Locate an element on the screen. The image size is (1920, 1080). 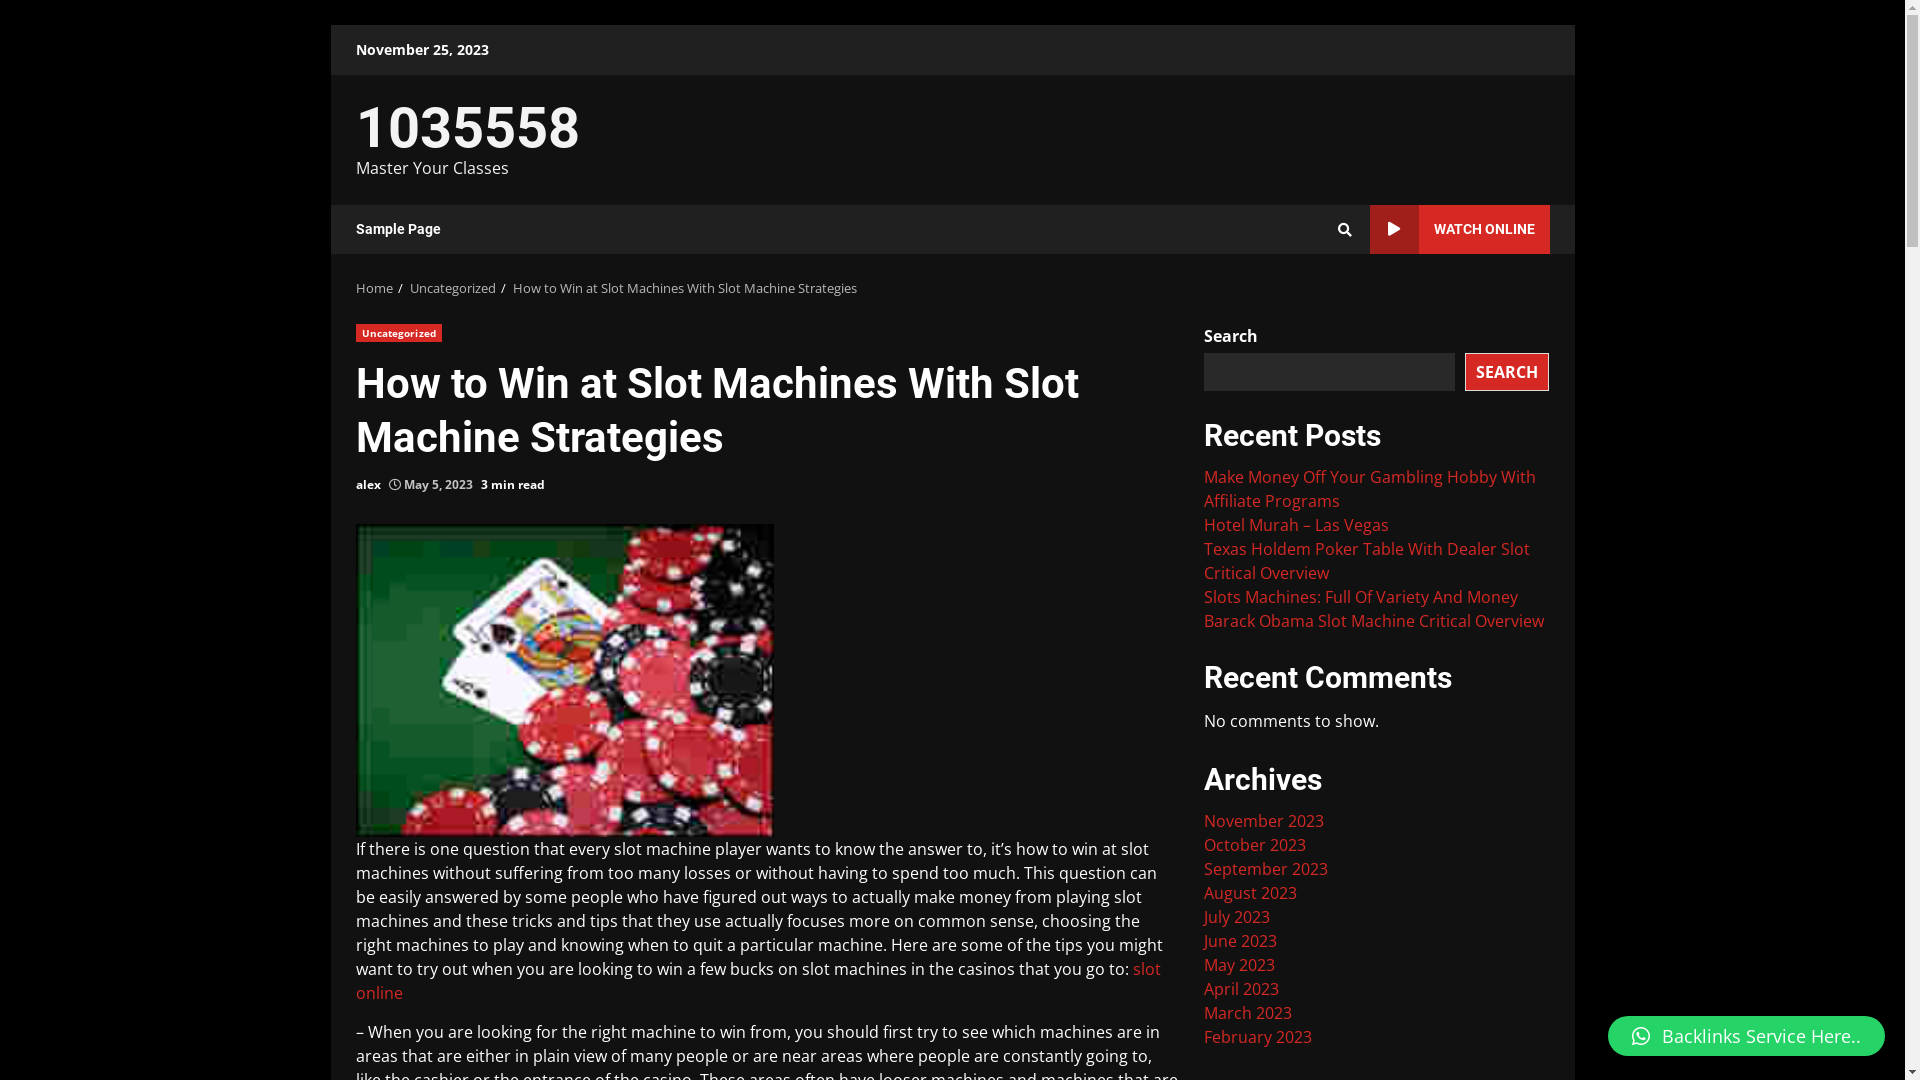
'Backlinks Service Here..' is located at coordinates (1745, 1035).